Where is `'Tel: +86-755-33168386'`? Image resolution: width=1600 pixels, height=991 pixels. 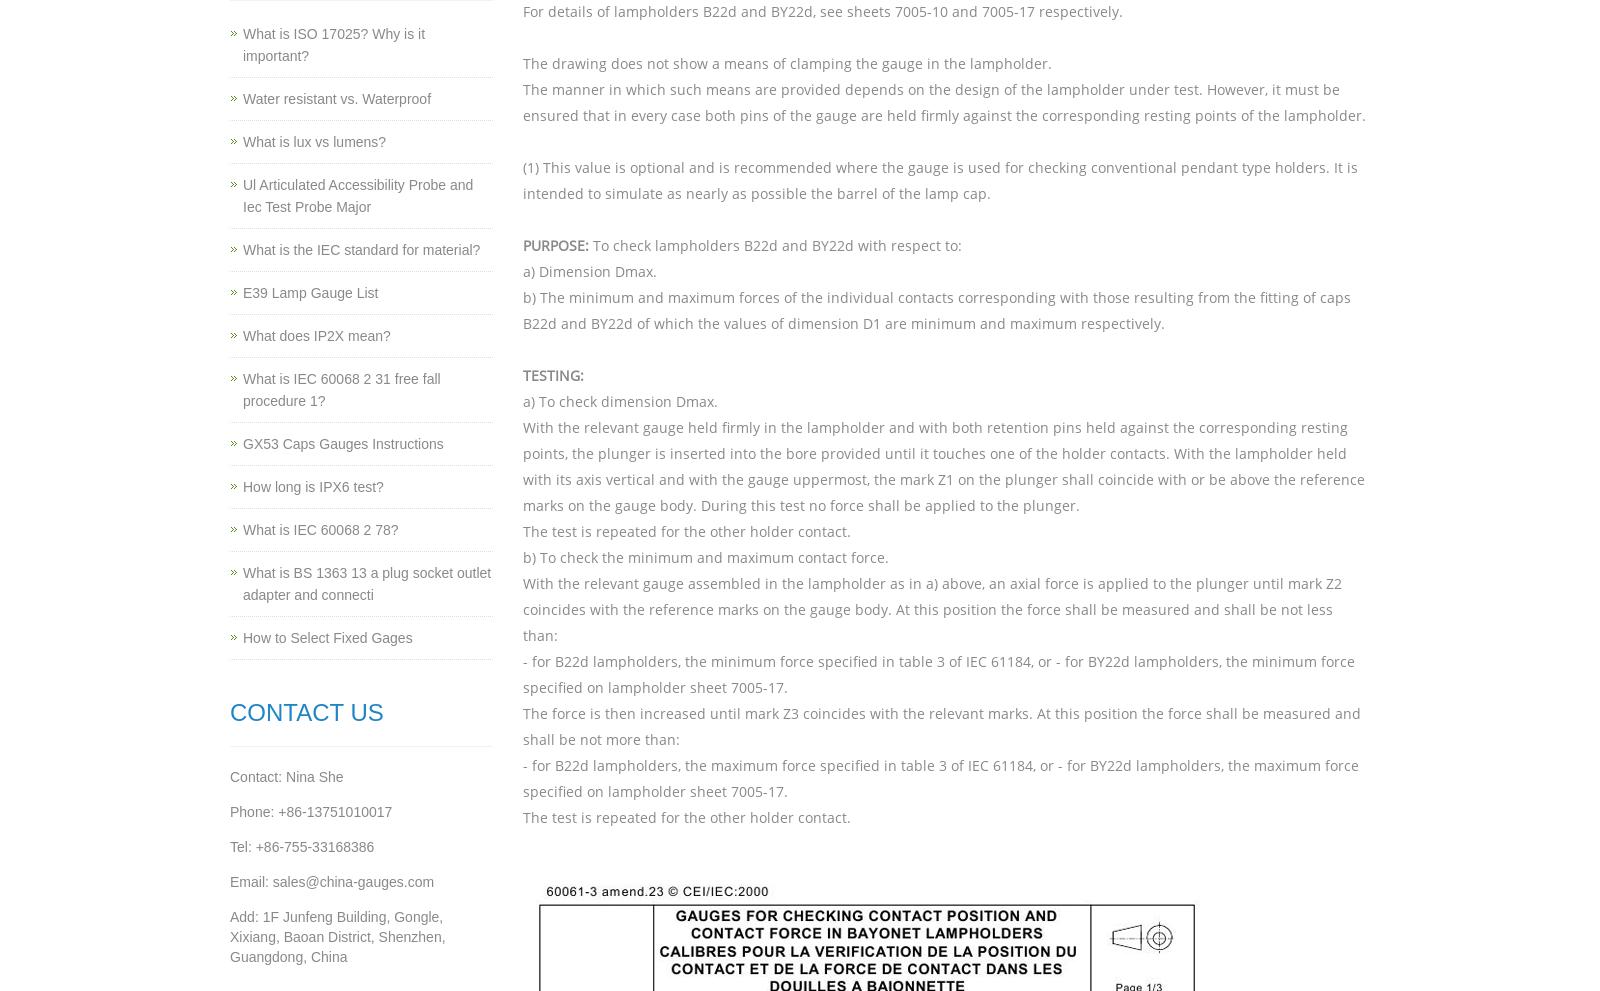 'Tel: +86-755-33168386' is located at coordinates (302, 846).